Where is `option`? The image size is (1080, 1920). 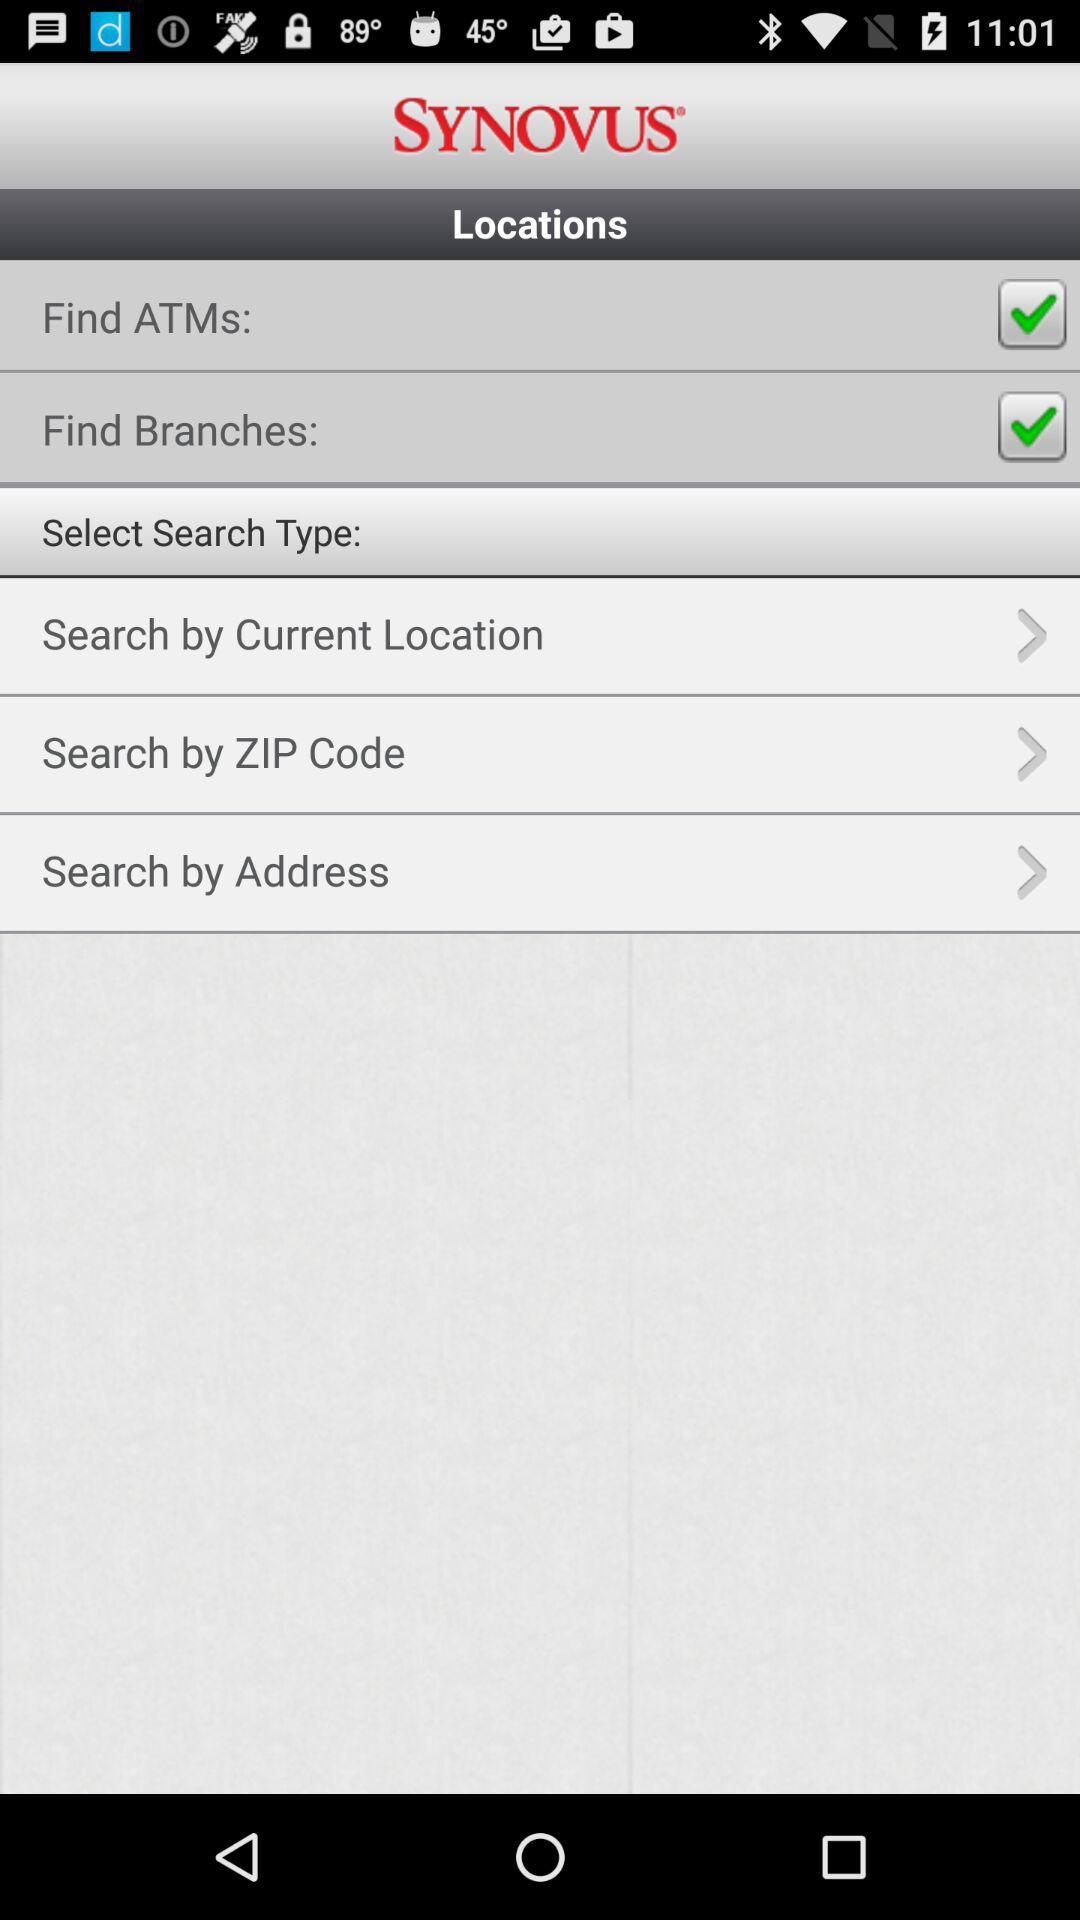 option is located at coordinates (540, 1027).